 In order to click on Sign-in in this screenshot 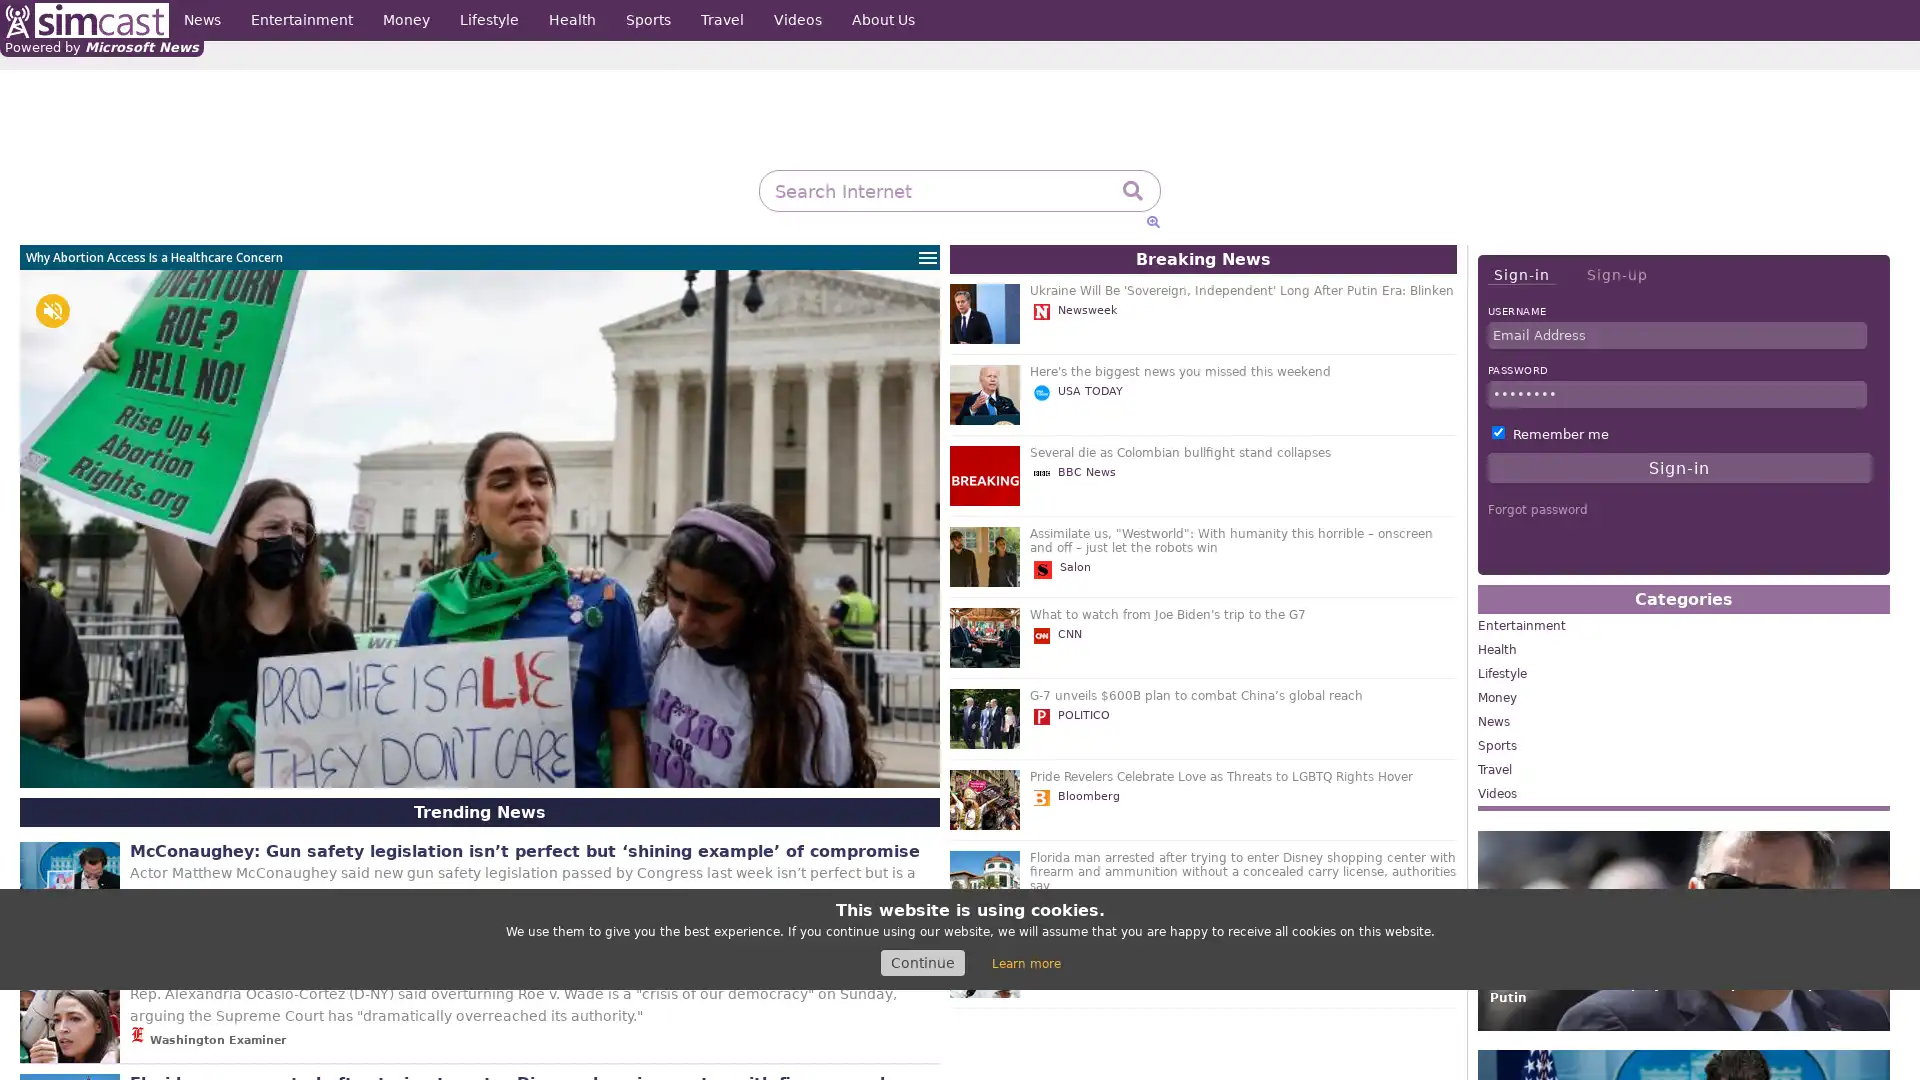, I will do `click(1679, 467)`.